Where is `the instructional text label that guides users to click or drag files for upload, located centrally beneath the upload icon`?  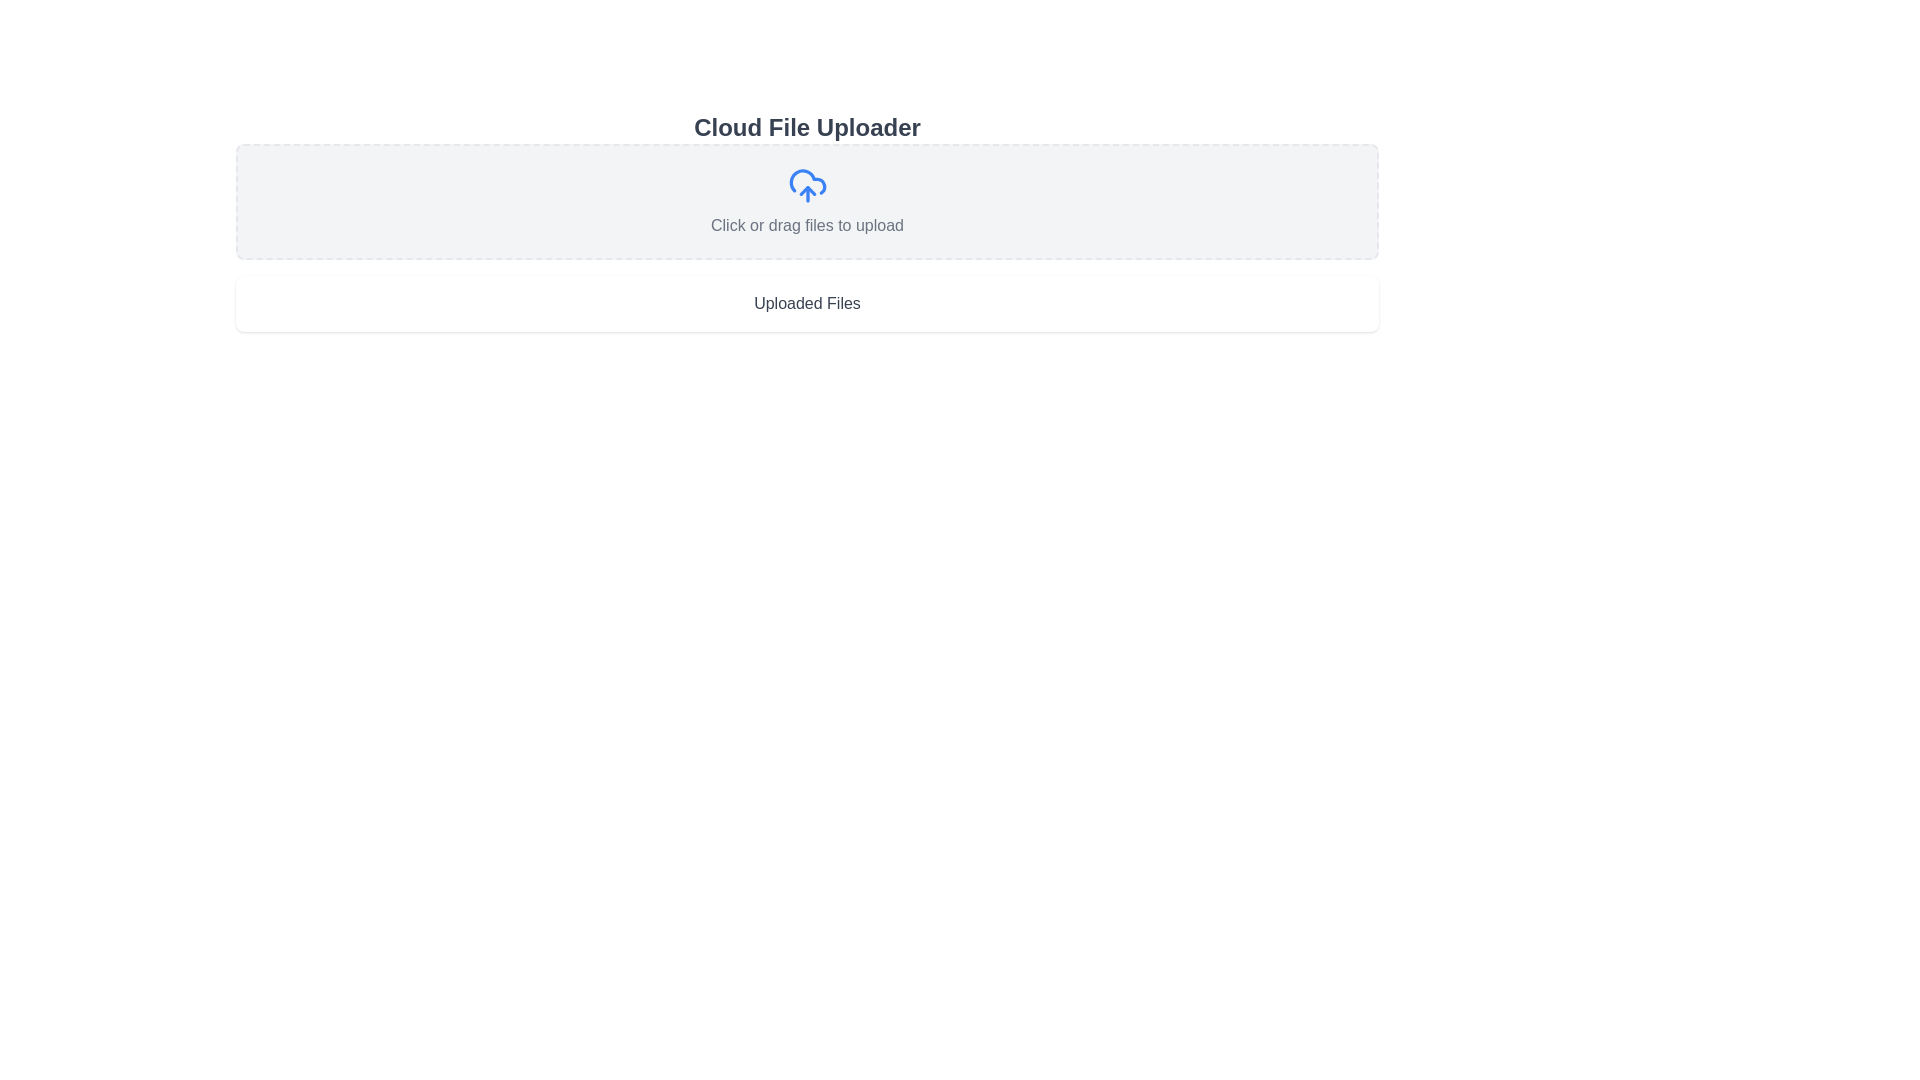
the instructional text label that guides users to click or drag files for upload, located centrally beneath the upload icon is located at coordinates (807, 225).